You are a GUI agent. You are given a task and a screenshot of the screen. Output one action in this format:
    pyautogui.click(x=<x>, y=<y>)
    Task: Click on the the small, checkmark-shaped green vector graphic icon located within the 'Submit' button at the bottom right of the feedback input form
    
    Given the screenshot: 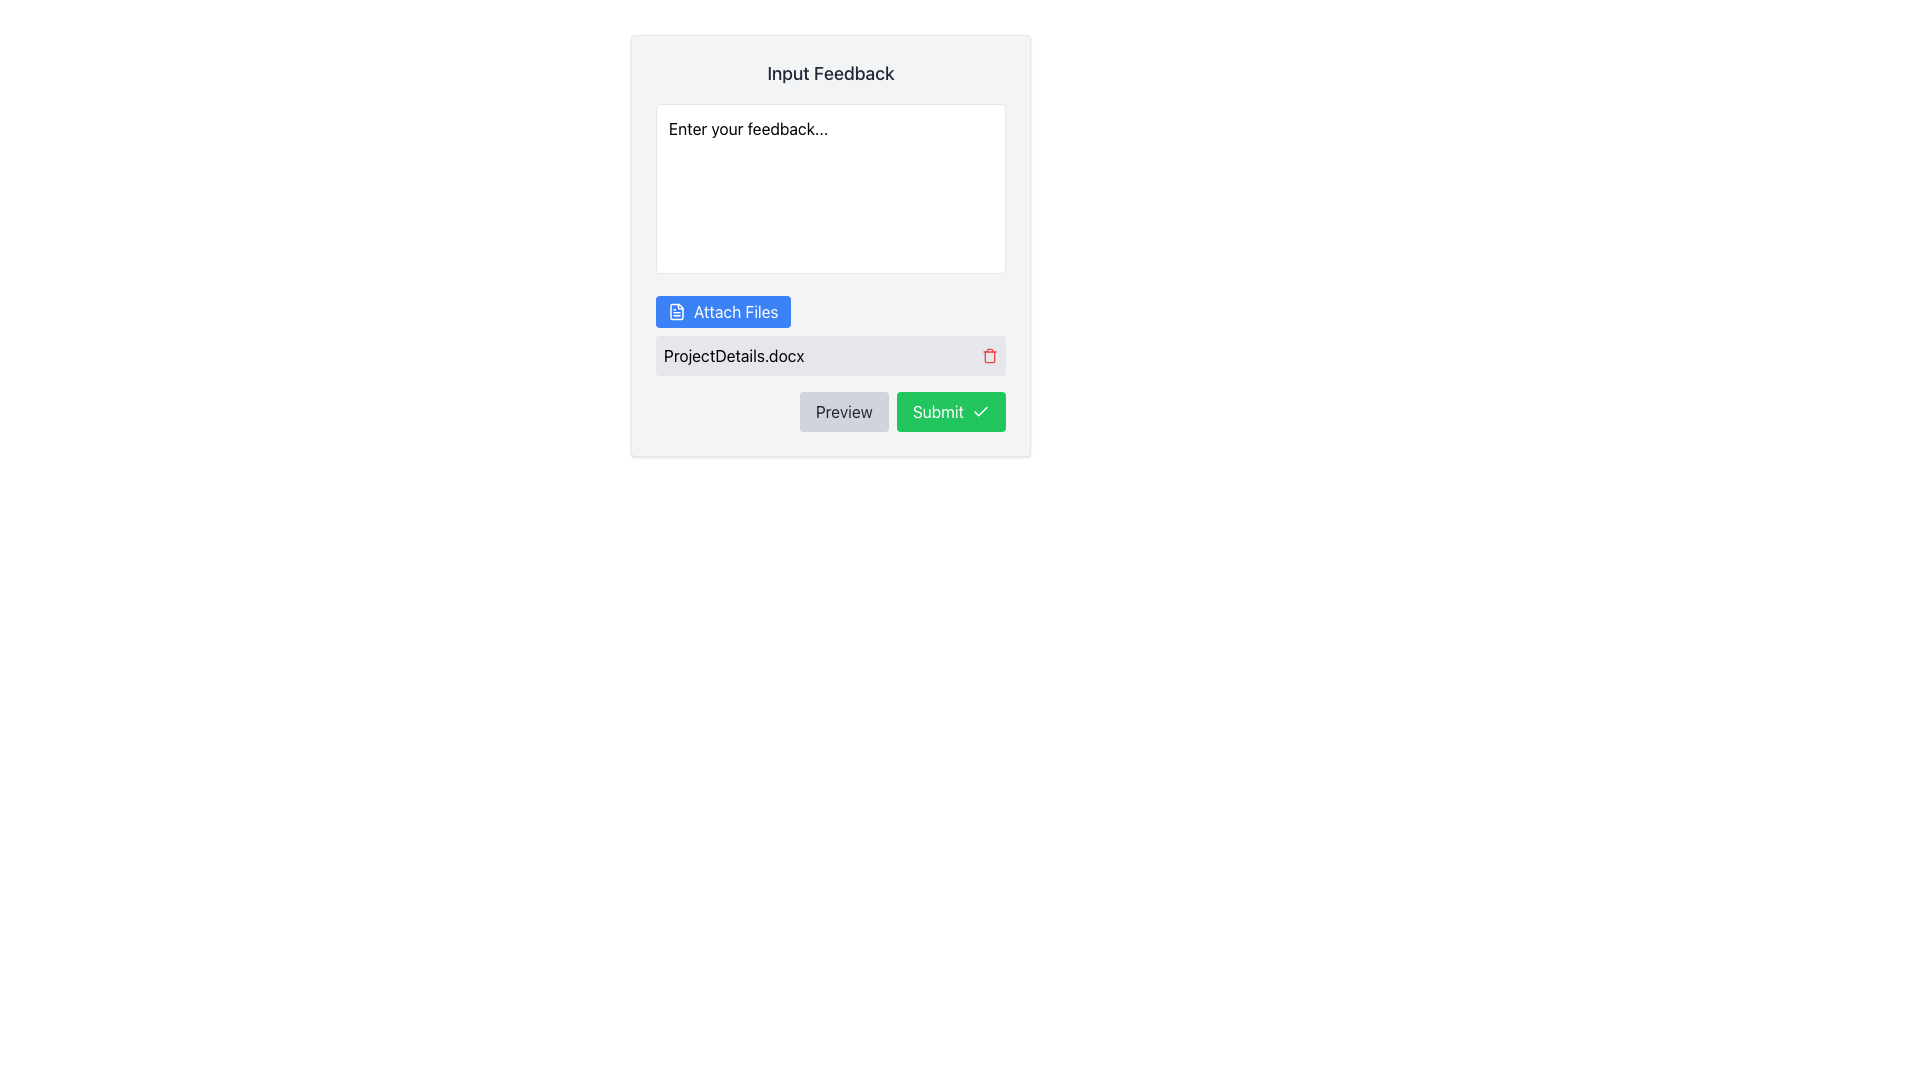 What is the action you would take?
    pyautogui.click(x=980, y=411)
    